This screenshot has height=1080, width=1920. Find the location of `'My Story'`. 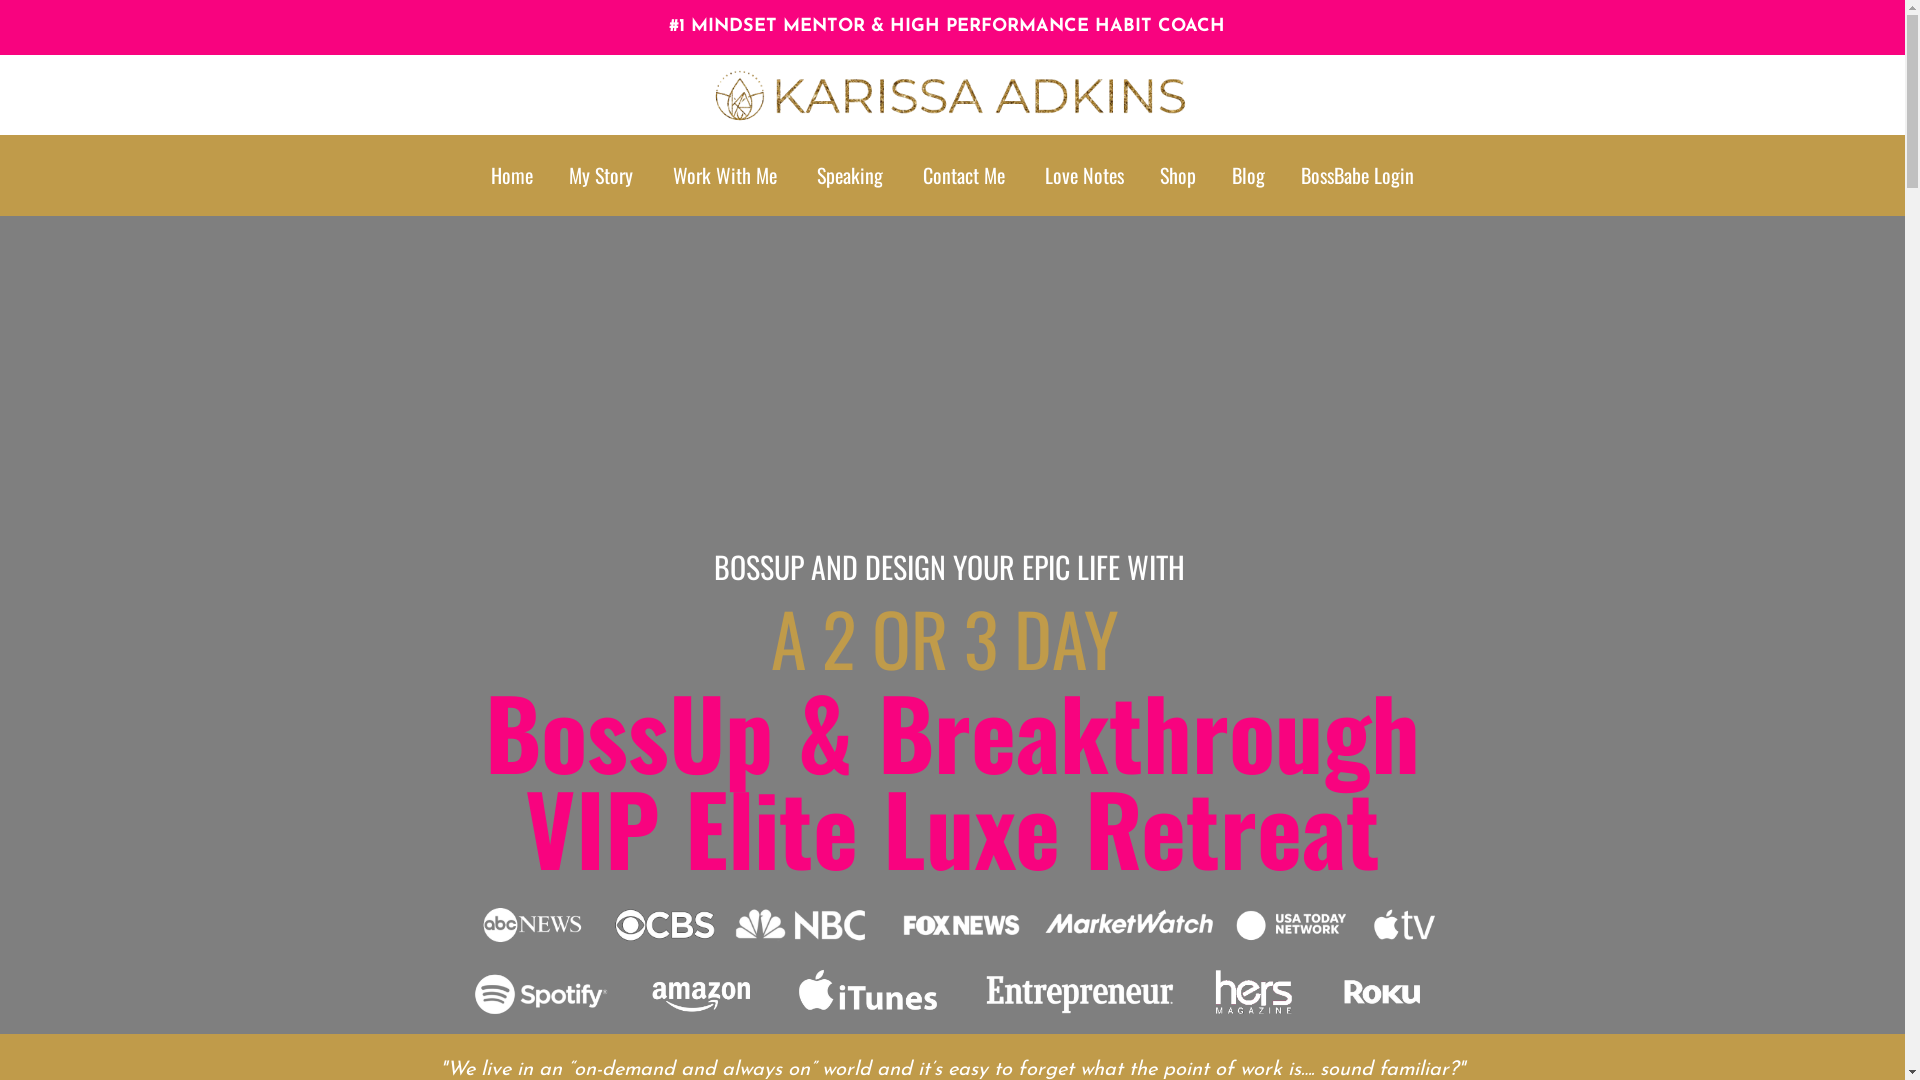

'My Story' is located at coordinates (568, 174).